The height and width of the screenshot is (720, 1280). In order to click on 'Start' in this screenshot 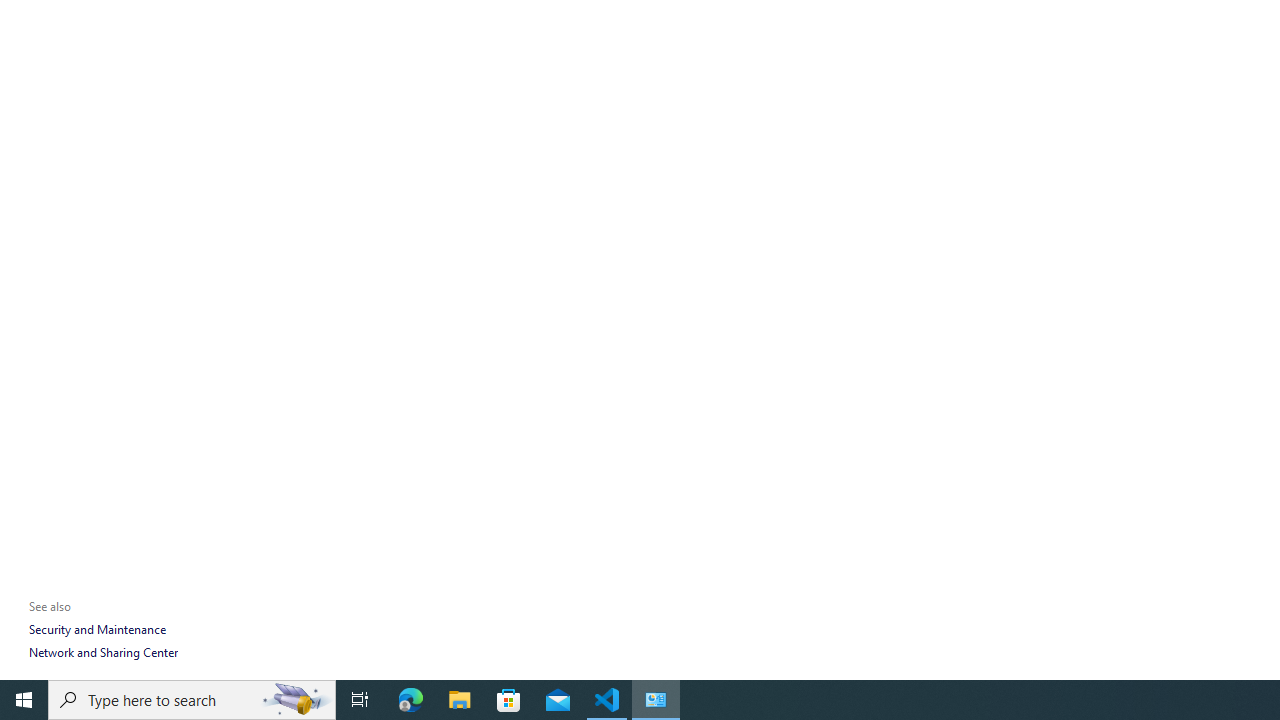, I will do `click(24, 698)`.